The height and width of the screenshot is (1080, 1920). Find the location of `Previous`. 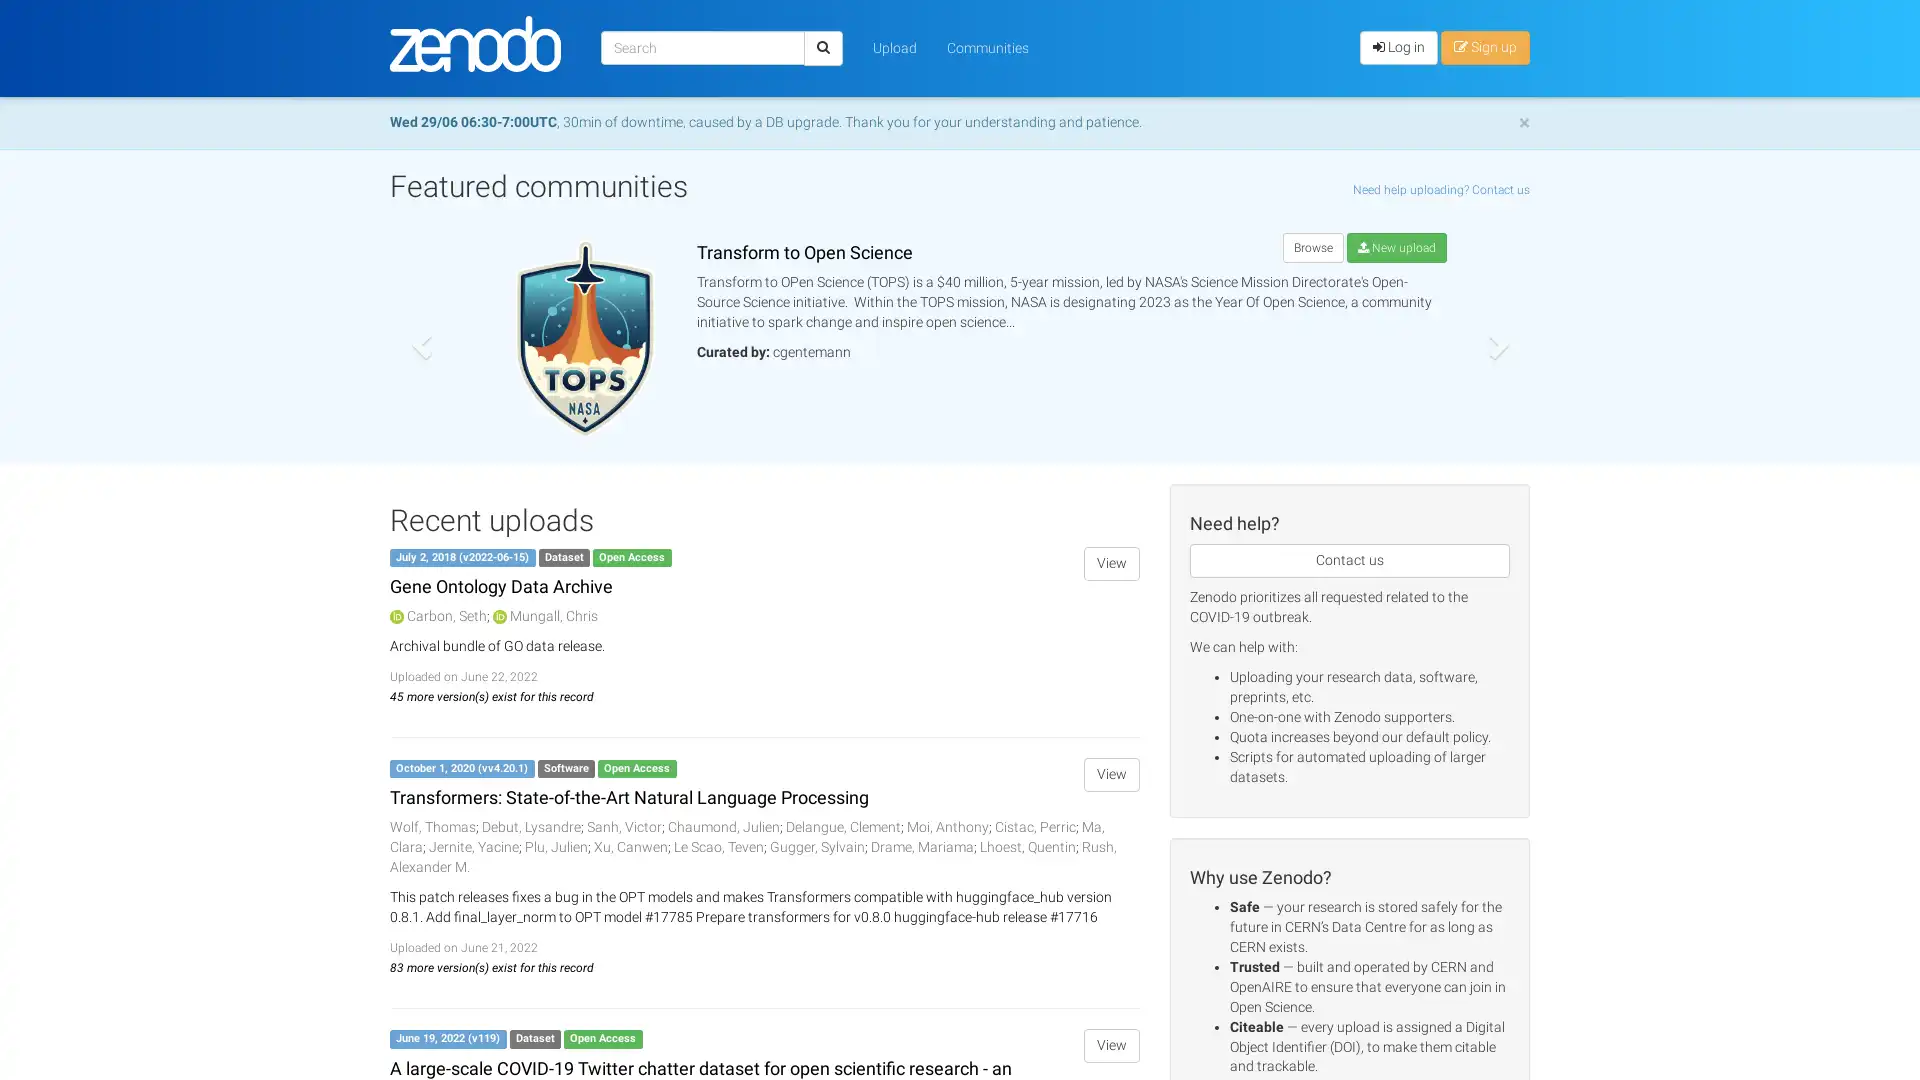

Previous is located at coordinates (417, 337).